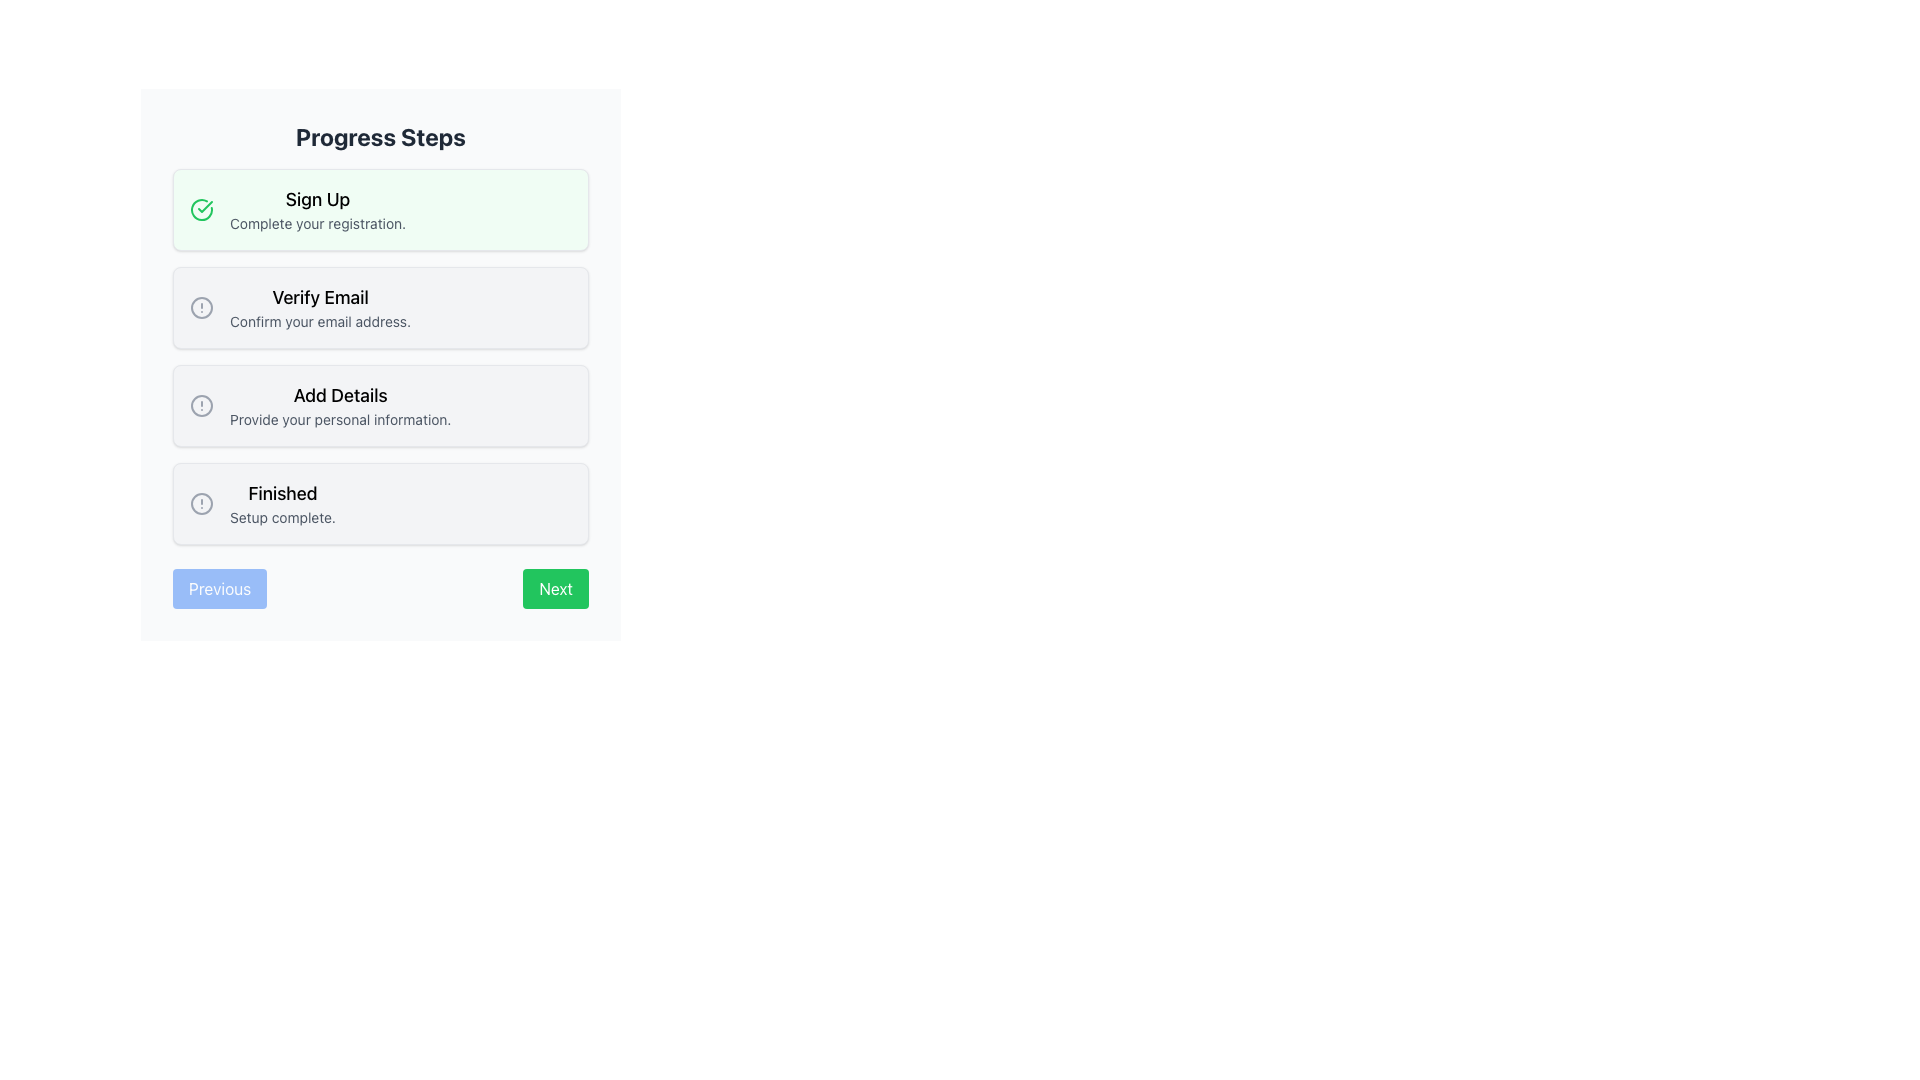 Image resolution: width=1920 pixels, height=1080 pixels. What do you see at coordinates (201, 405) in the screenshot?
I see `the visual state of the alert icon representing a warning or information symbol, located at the leftmost side of the 'Add Details' step in the Progress Steps layout` at bounding box center [201, 405].